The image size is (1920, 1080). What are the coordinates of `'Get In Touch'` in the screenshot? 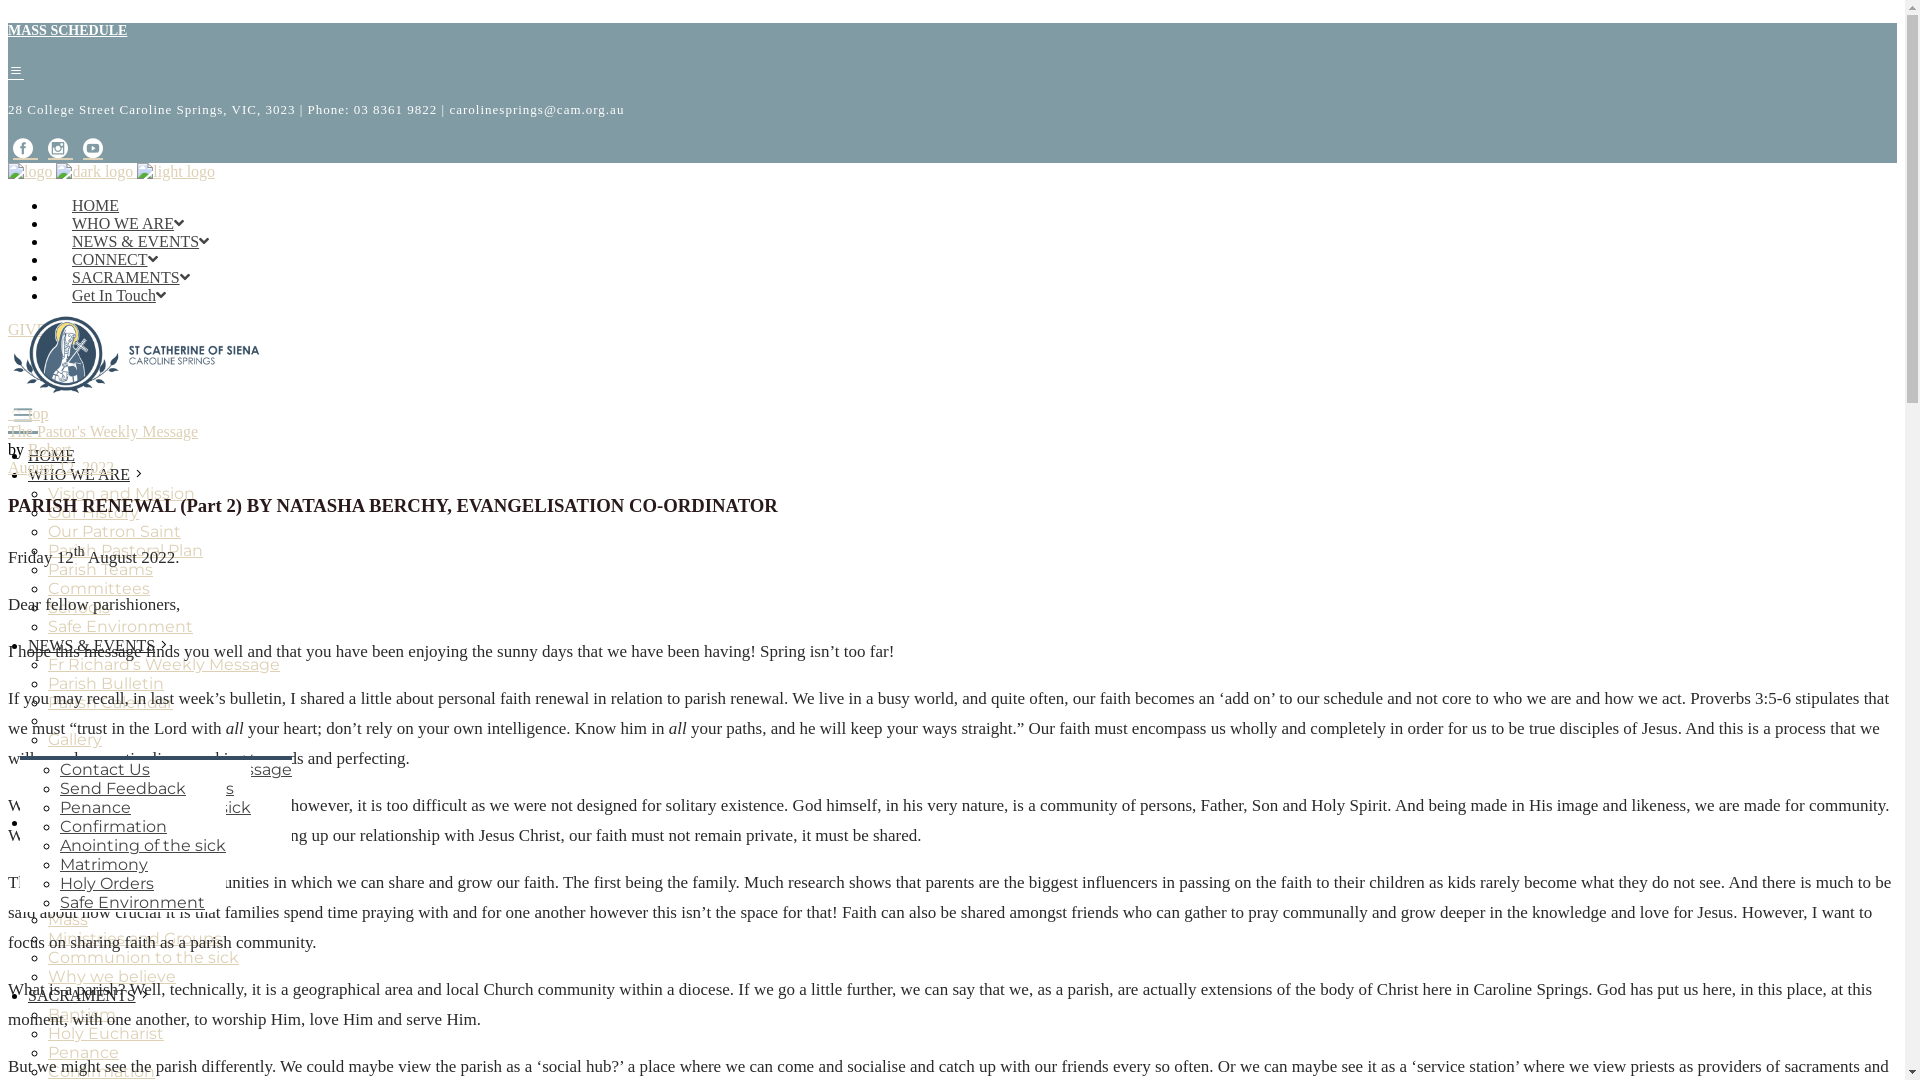 It's located at (118, 295).